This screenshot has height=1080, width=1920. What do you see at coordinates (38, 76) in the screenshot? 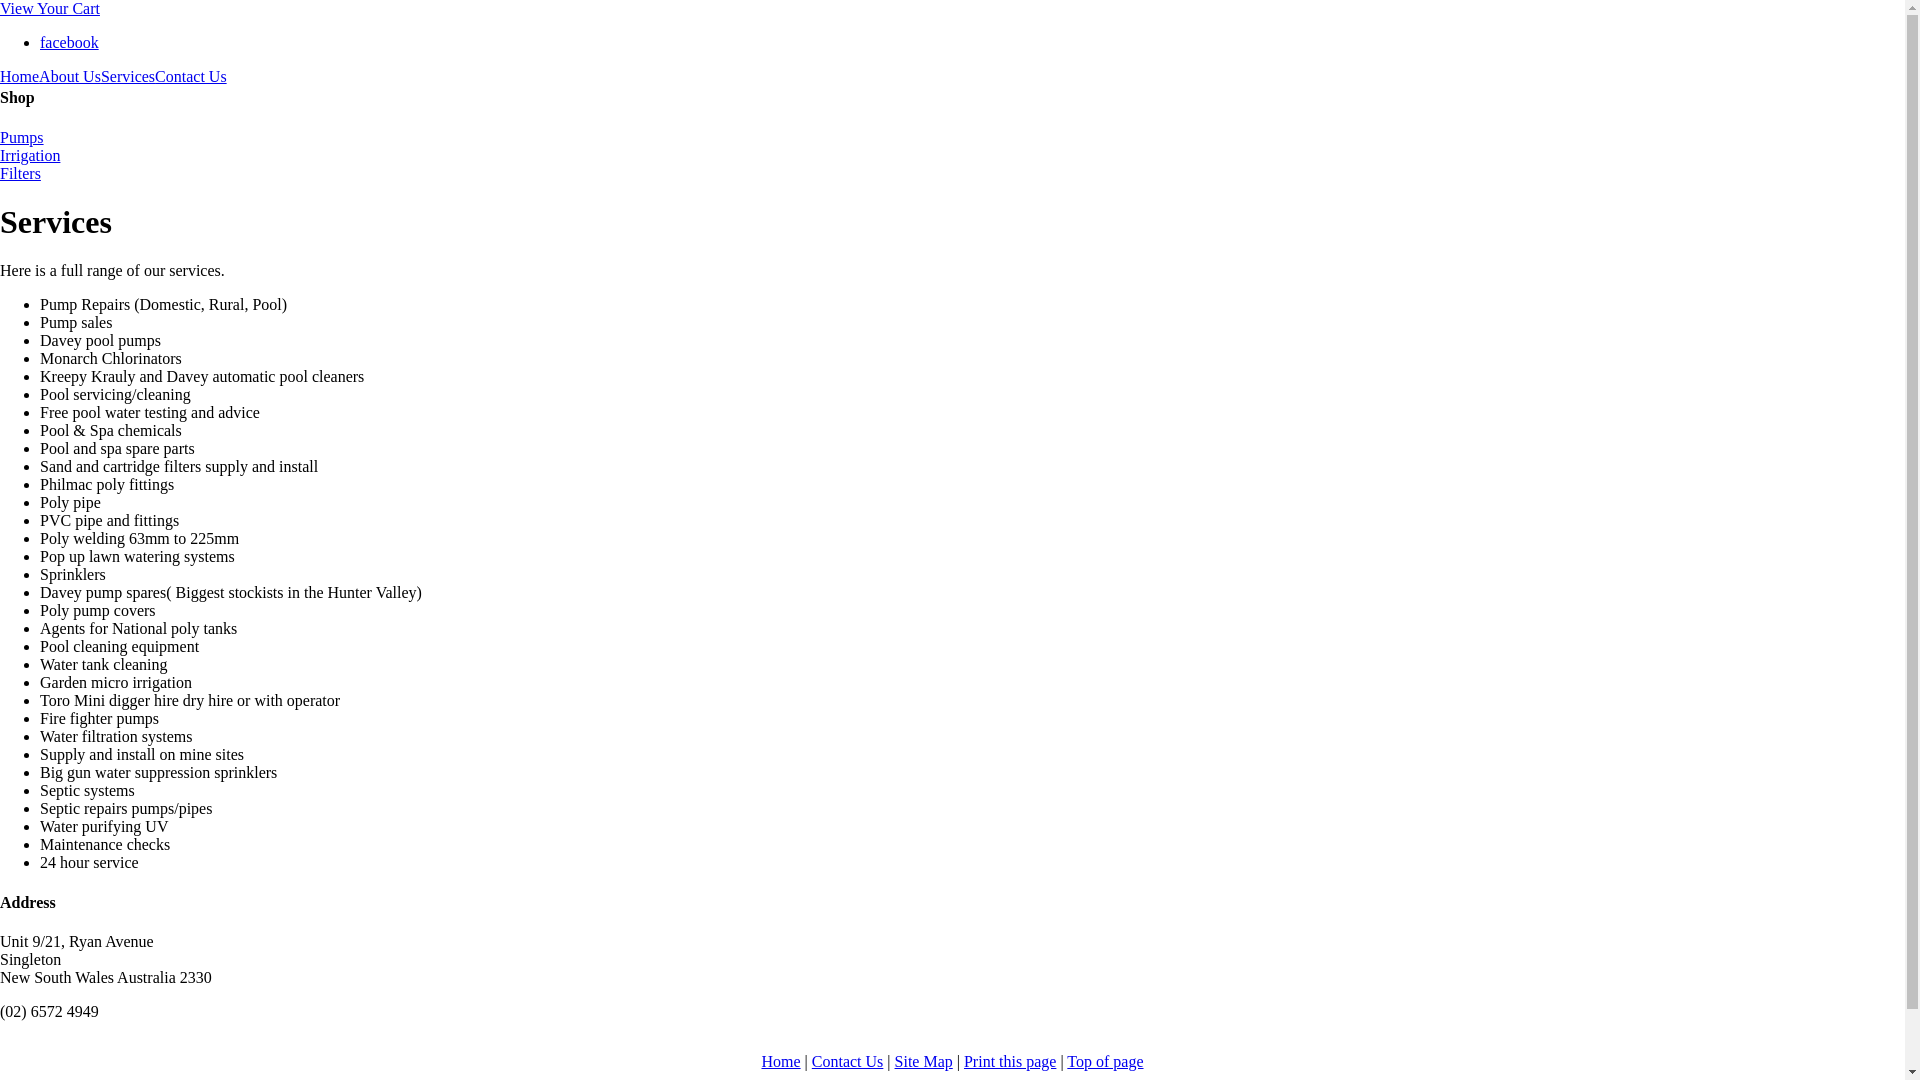
I see `'About Us'` at bounding box center [38, 76].